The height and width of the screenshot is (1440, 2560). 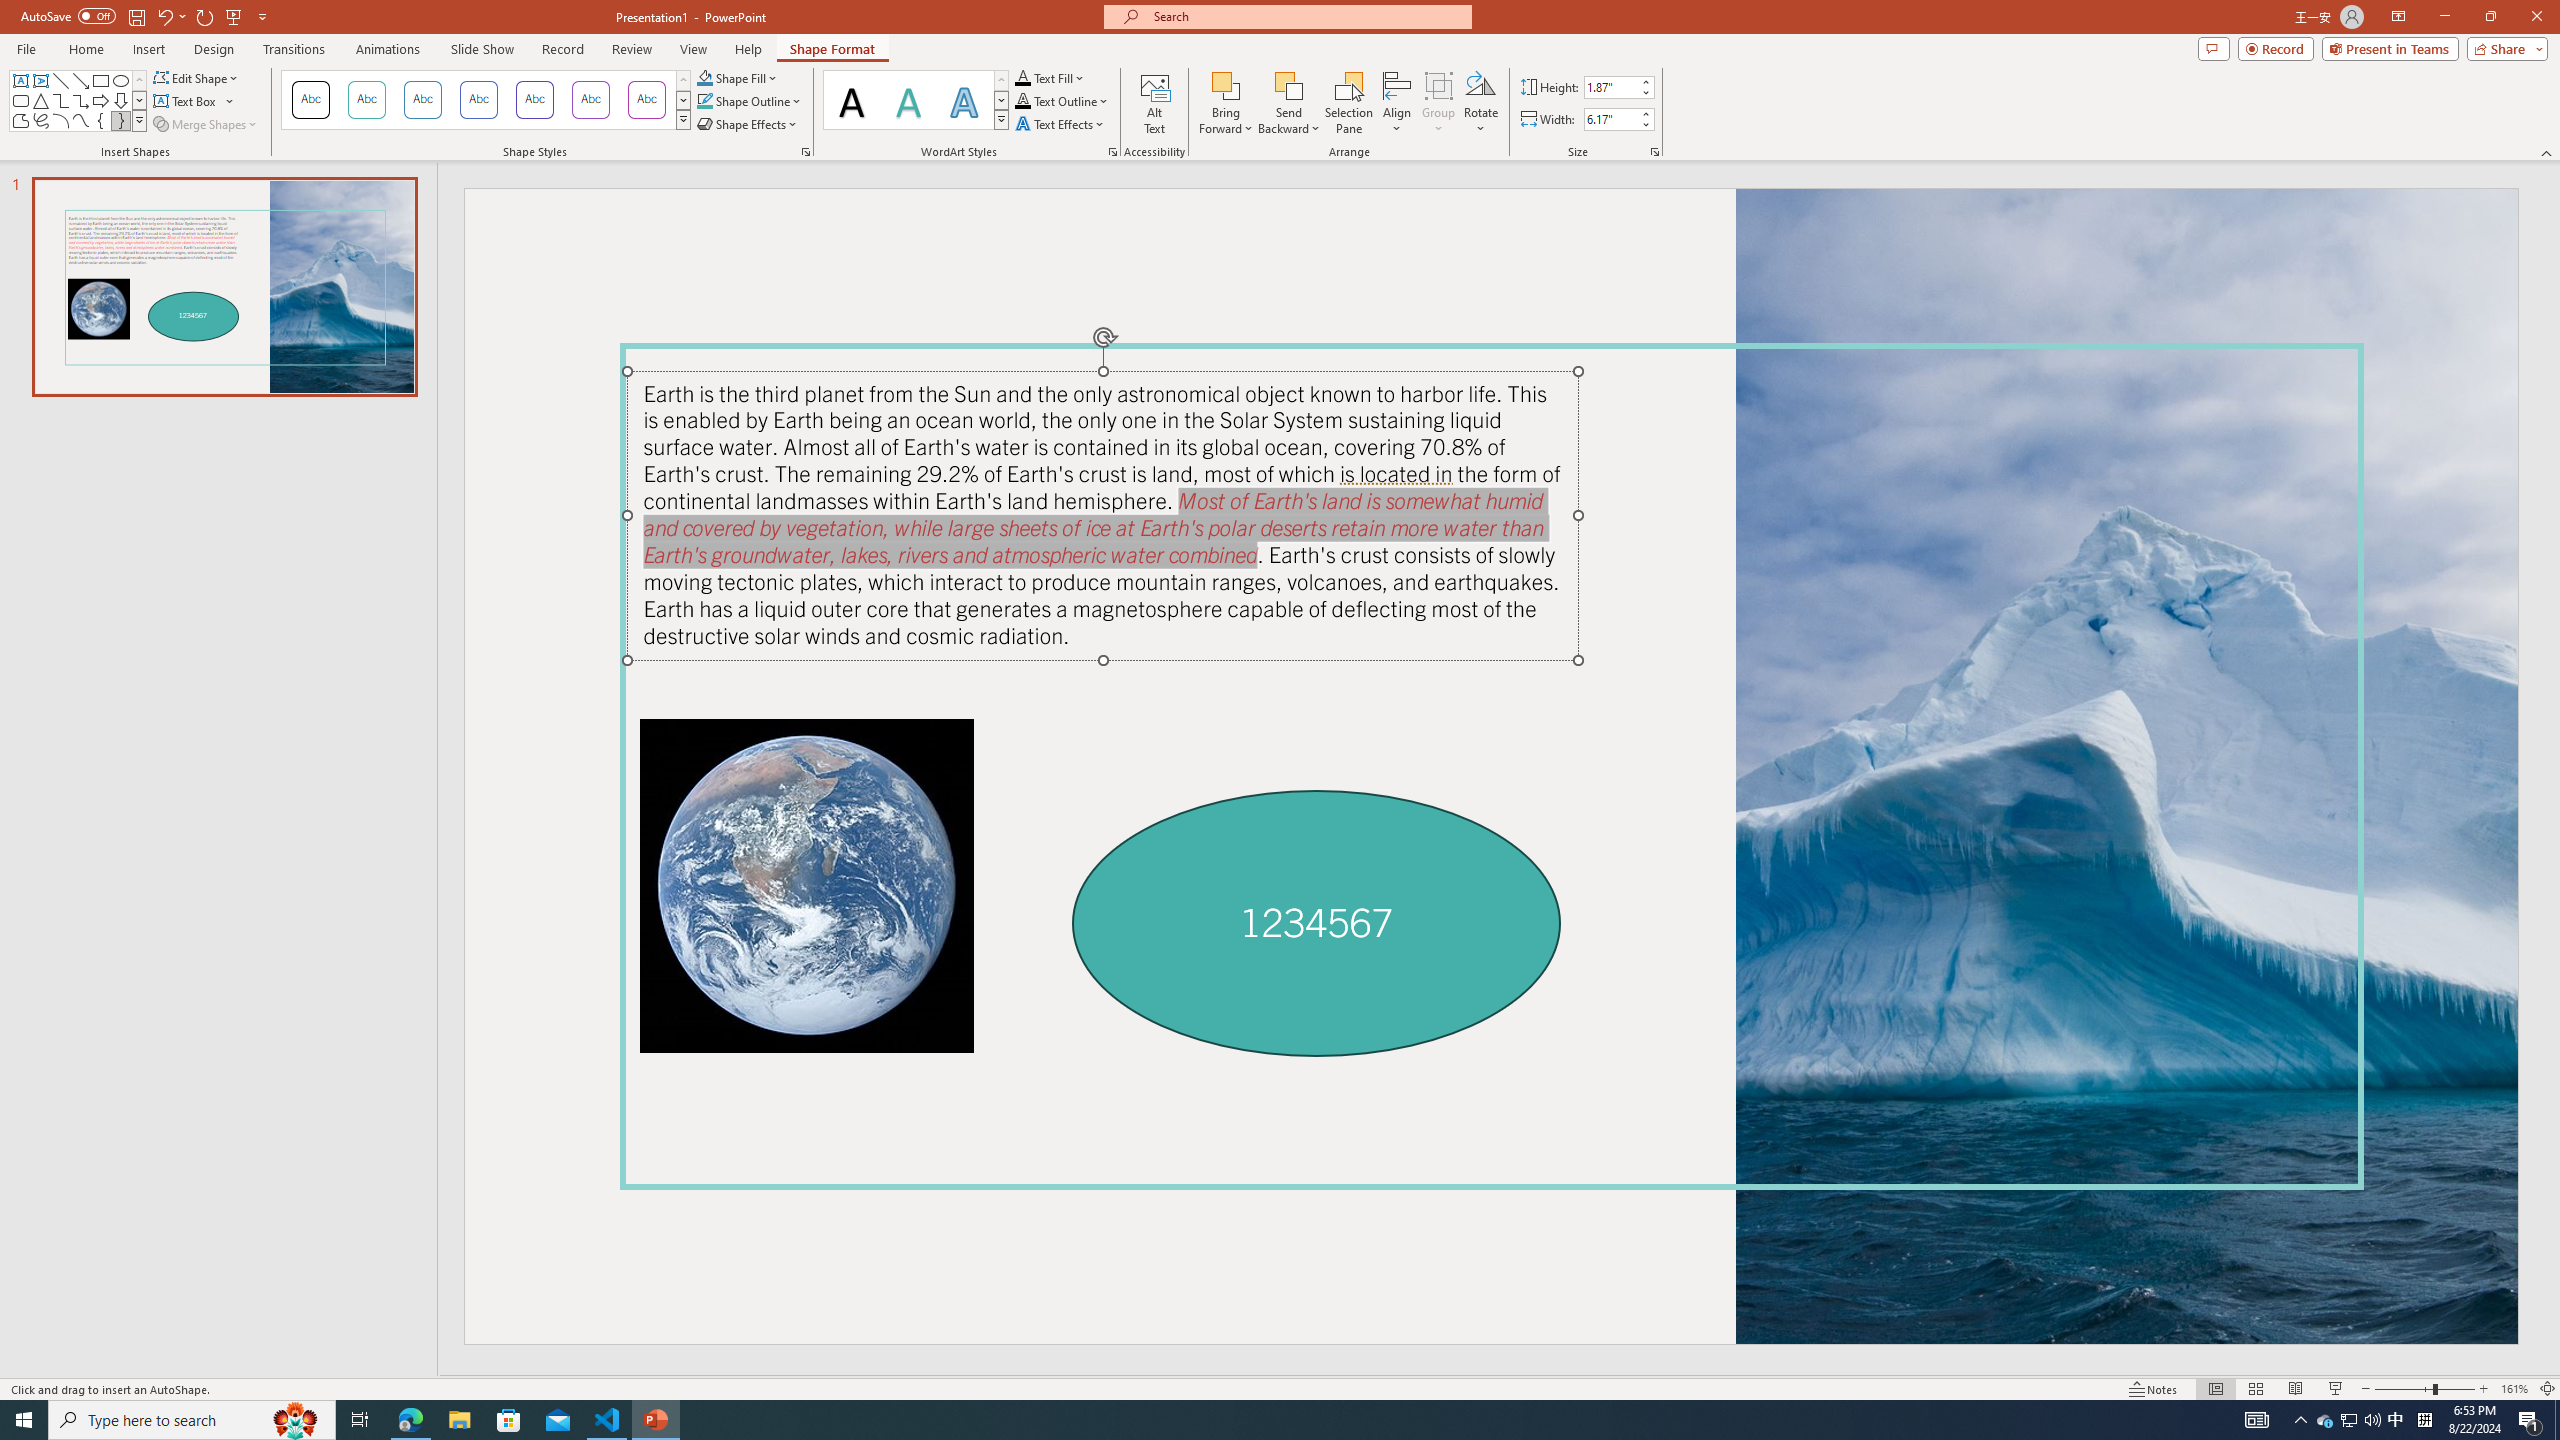 What do you see at coordinates (293, 49) in the screenshot?
I see `'Transitions'` at bounding box center [293, 49].